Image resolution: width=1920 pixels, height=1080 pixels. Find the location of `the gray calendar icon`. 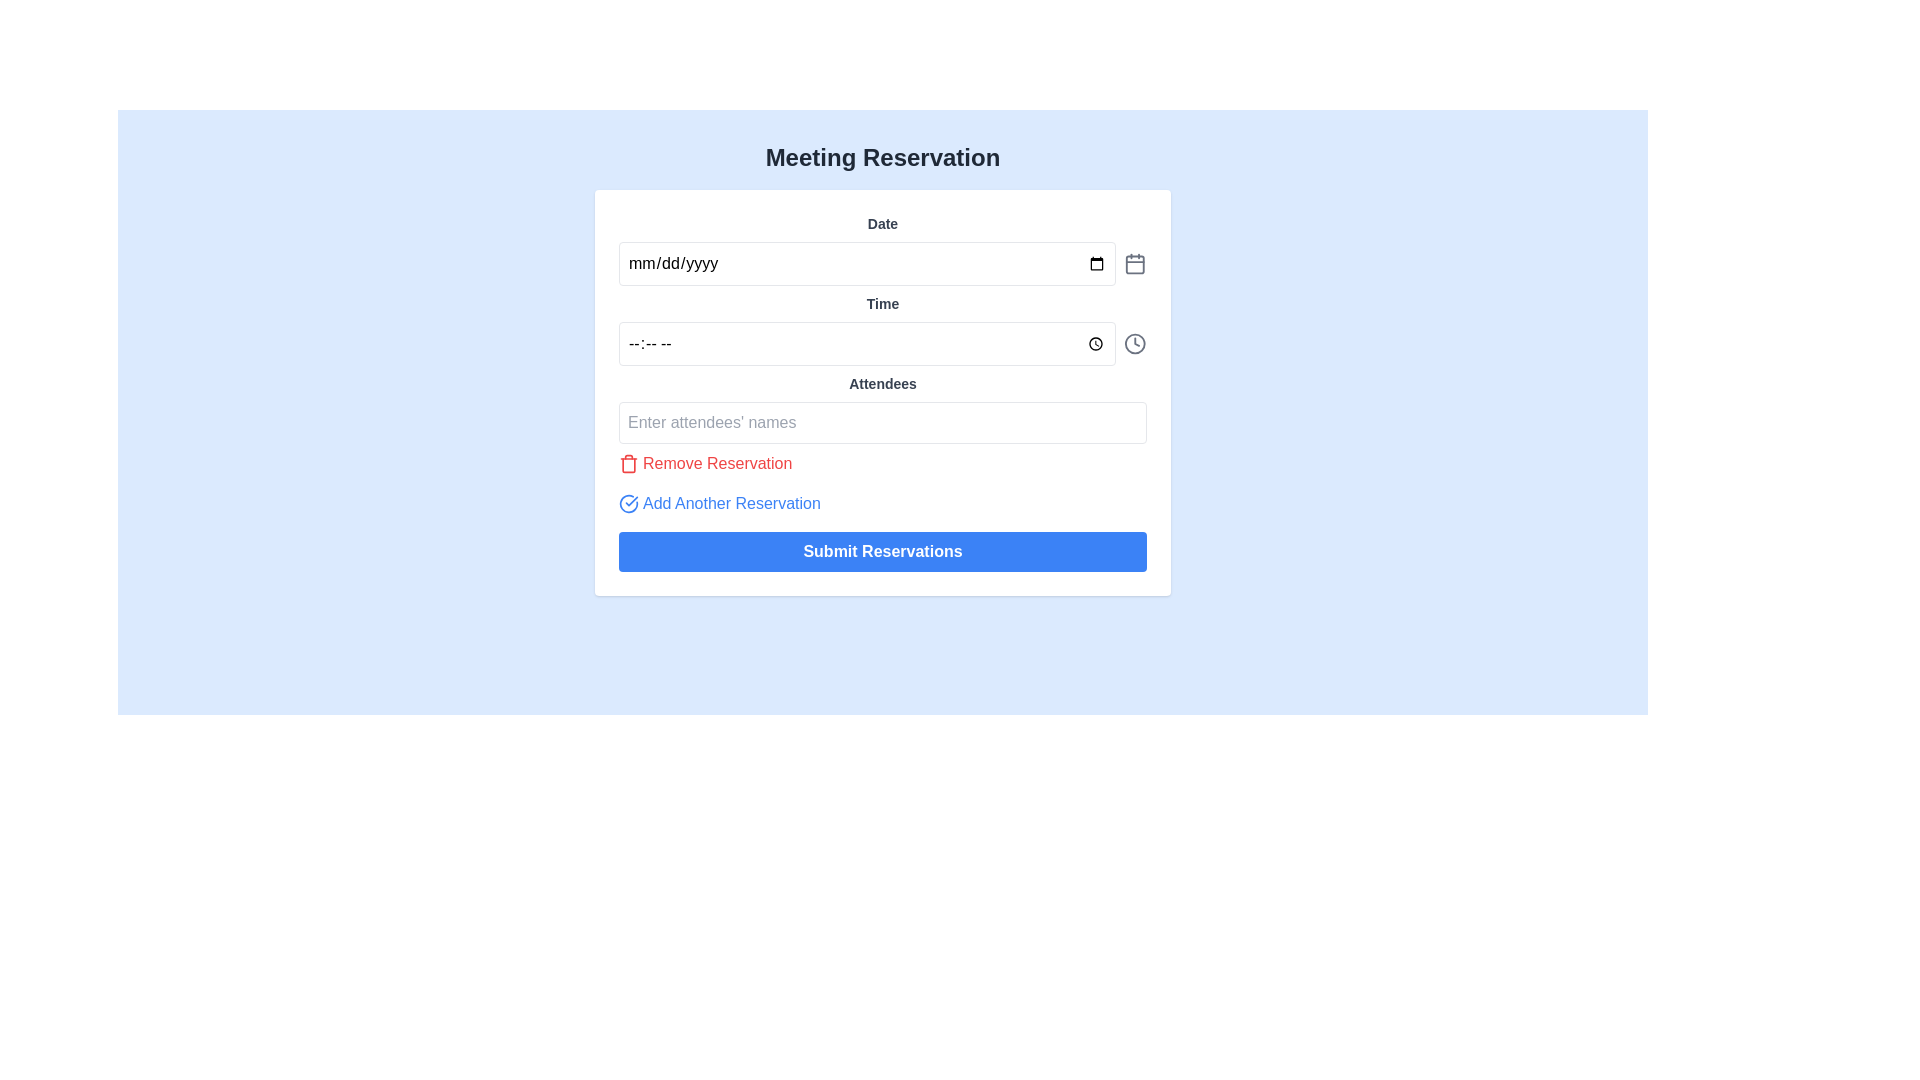

the gray calendar icon is located at coordinates (1135, 262).